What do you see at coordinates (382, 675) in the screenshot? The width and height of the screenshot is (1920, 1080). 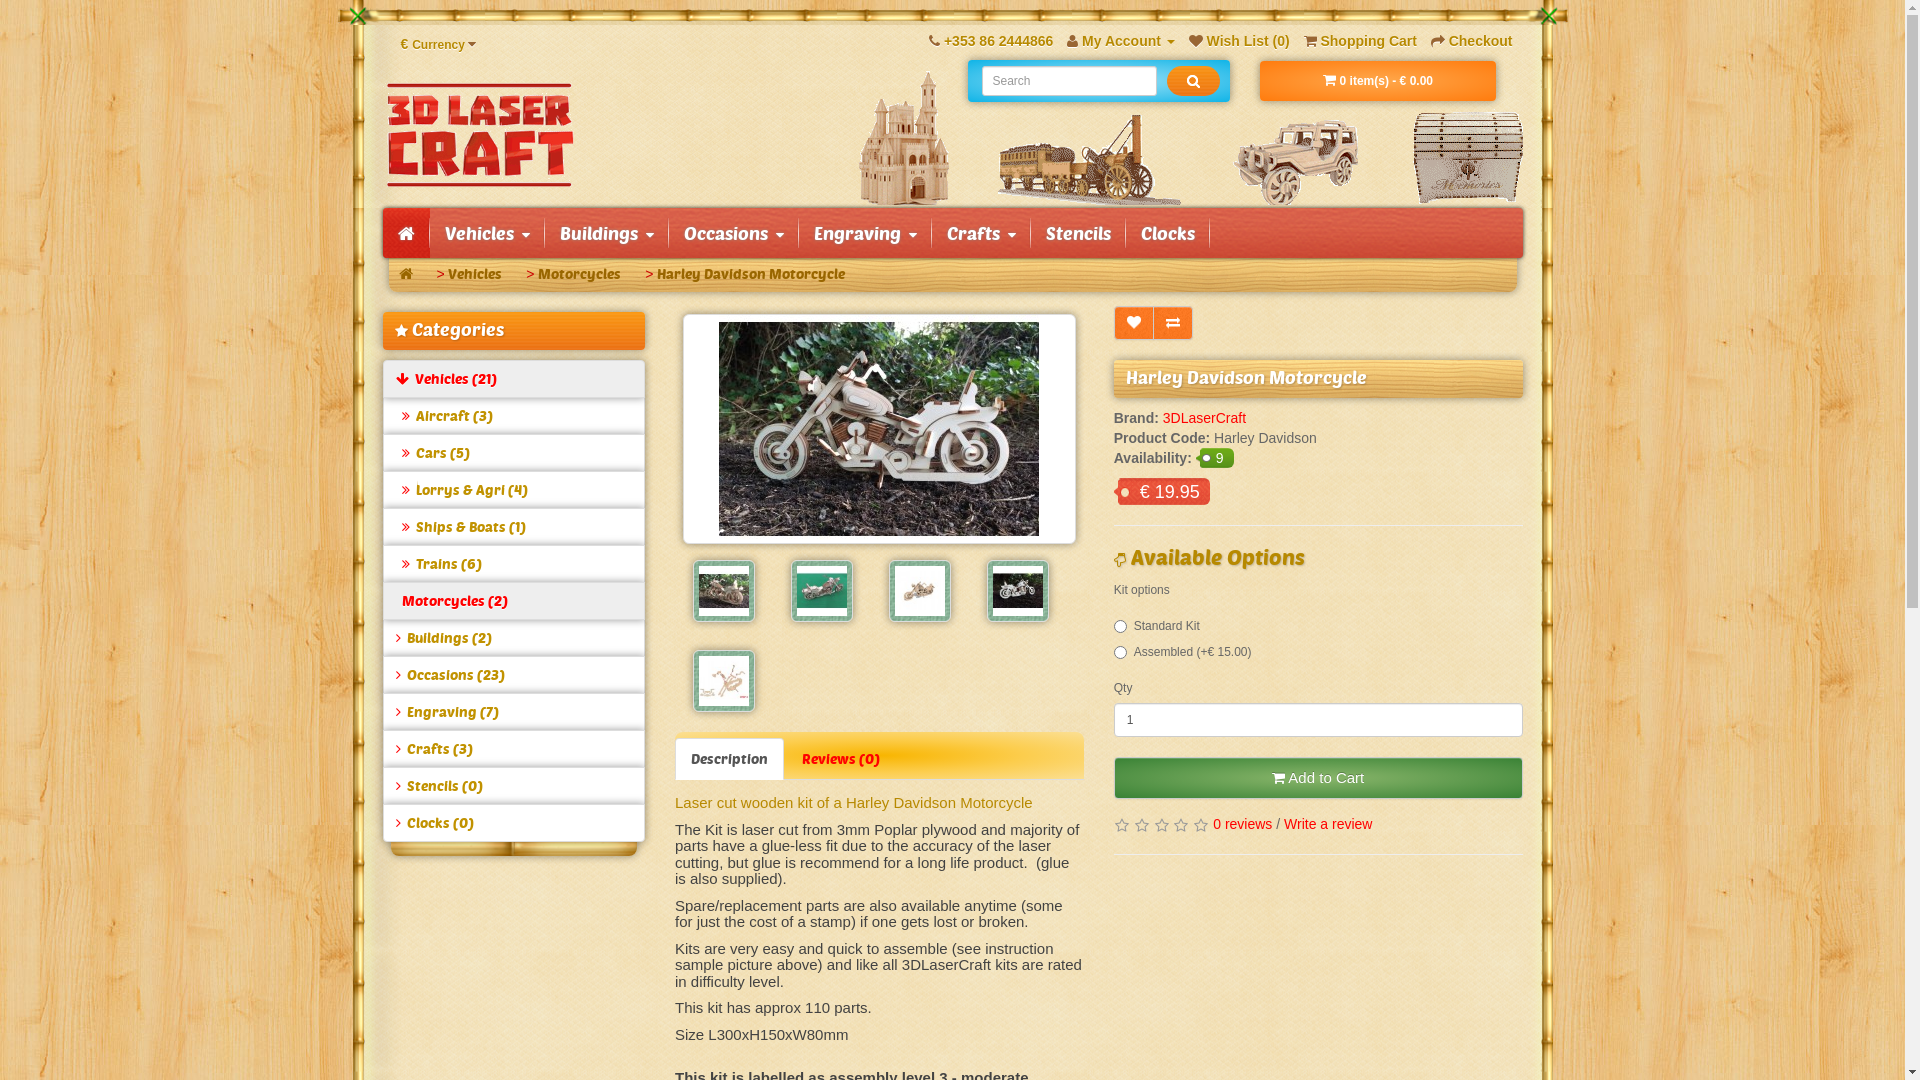 I see `'  Occasions (23)'` at bounding box center [382, 675].